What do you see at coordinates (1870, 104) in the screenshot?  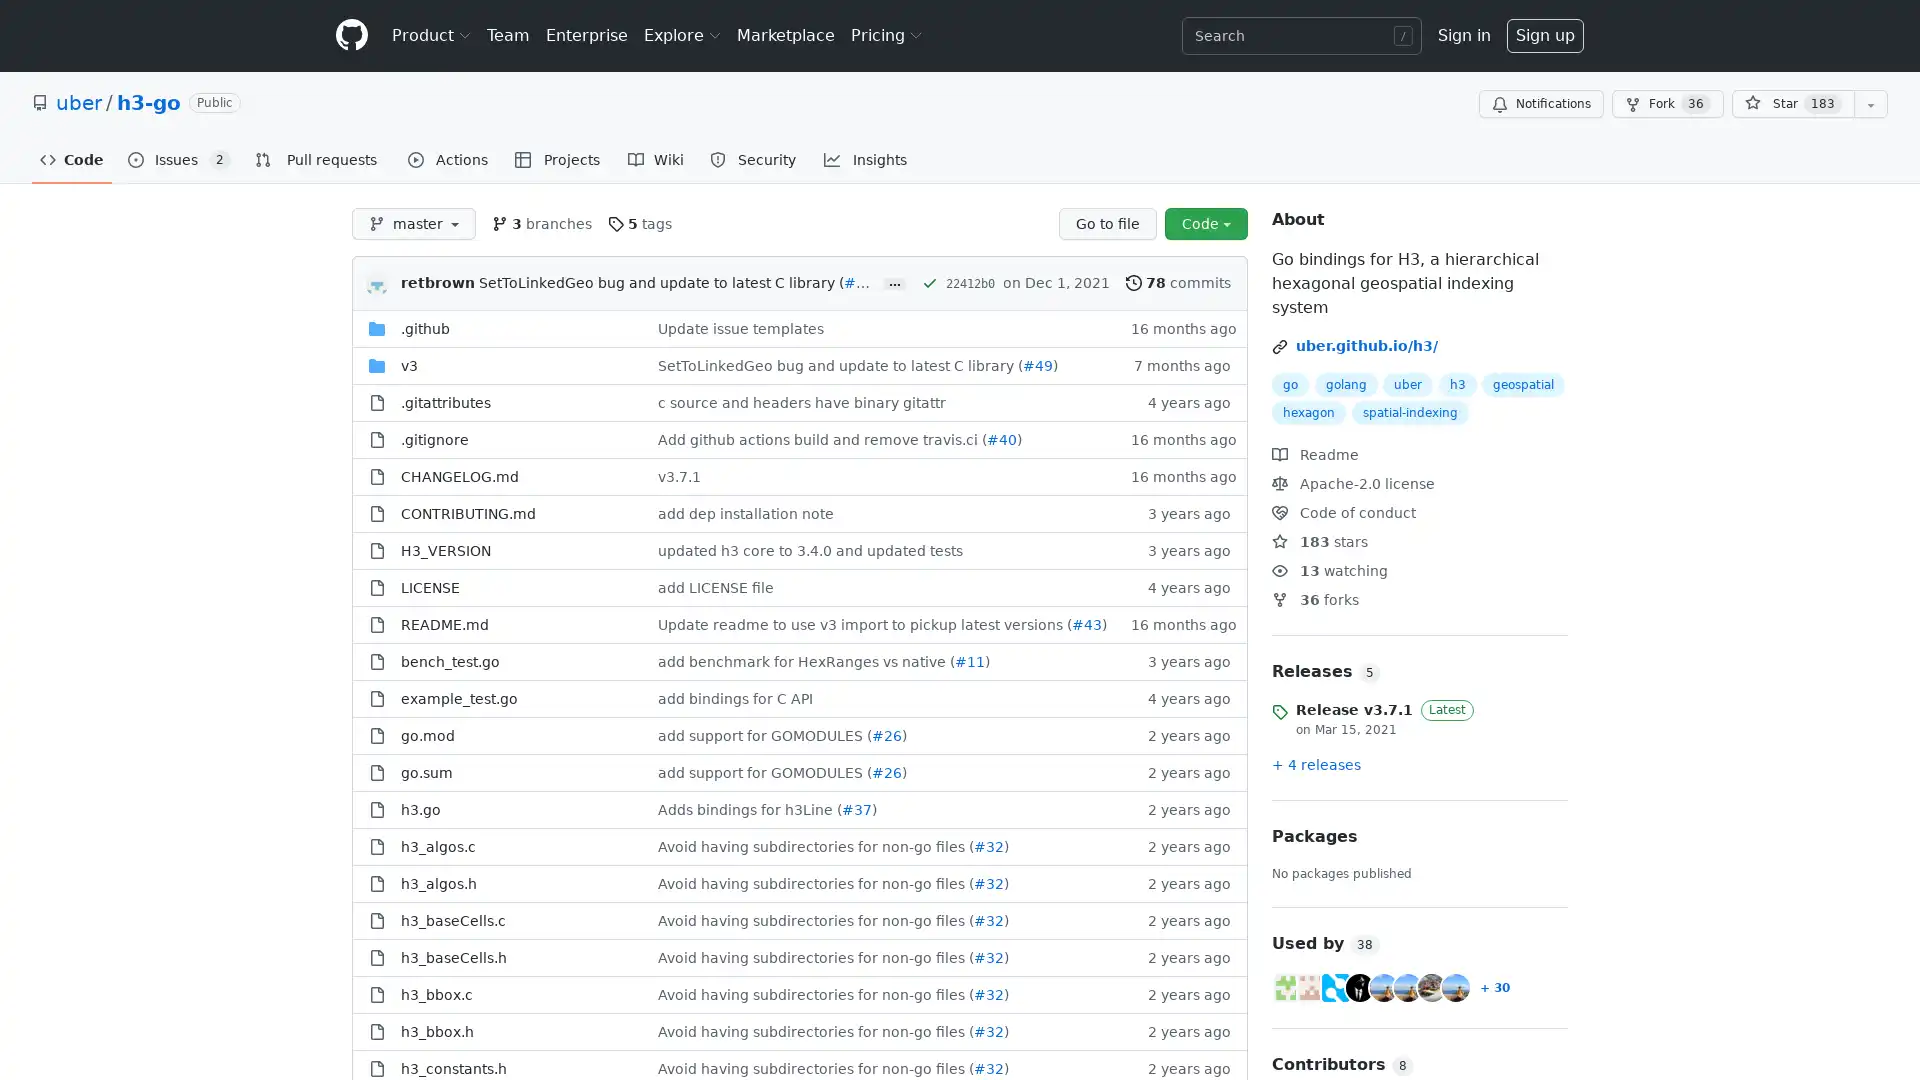 I see `You must be signed in to add this repository to a list` at bounding box center [1870, 104].